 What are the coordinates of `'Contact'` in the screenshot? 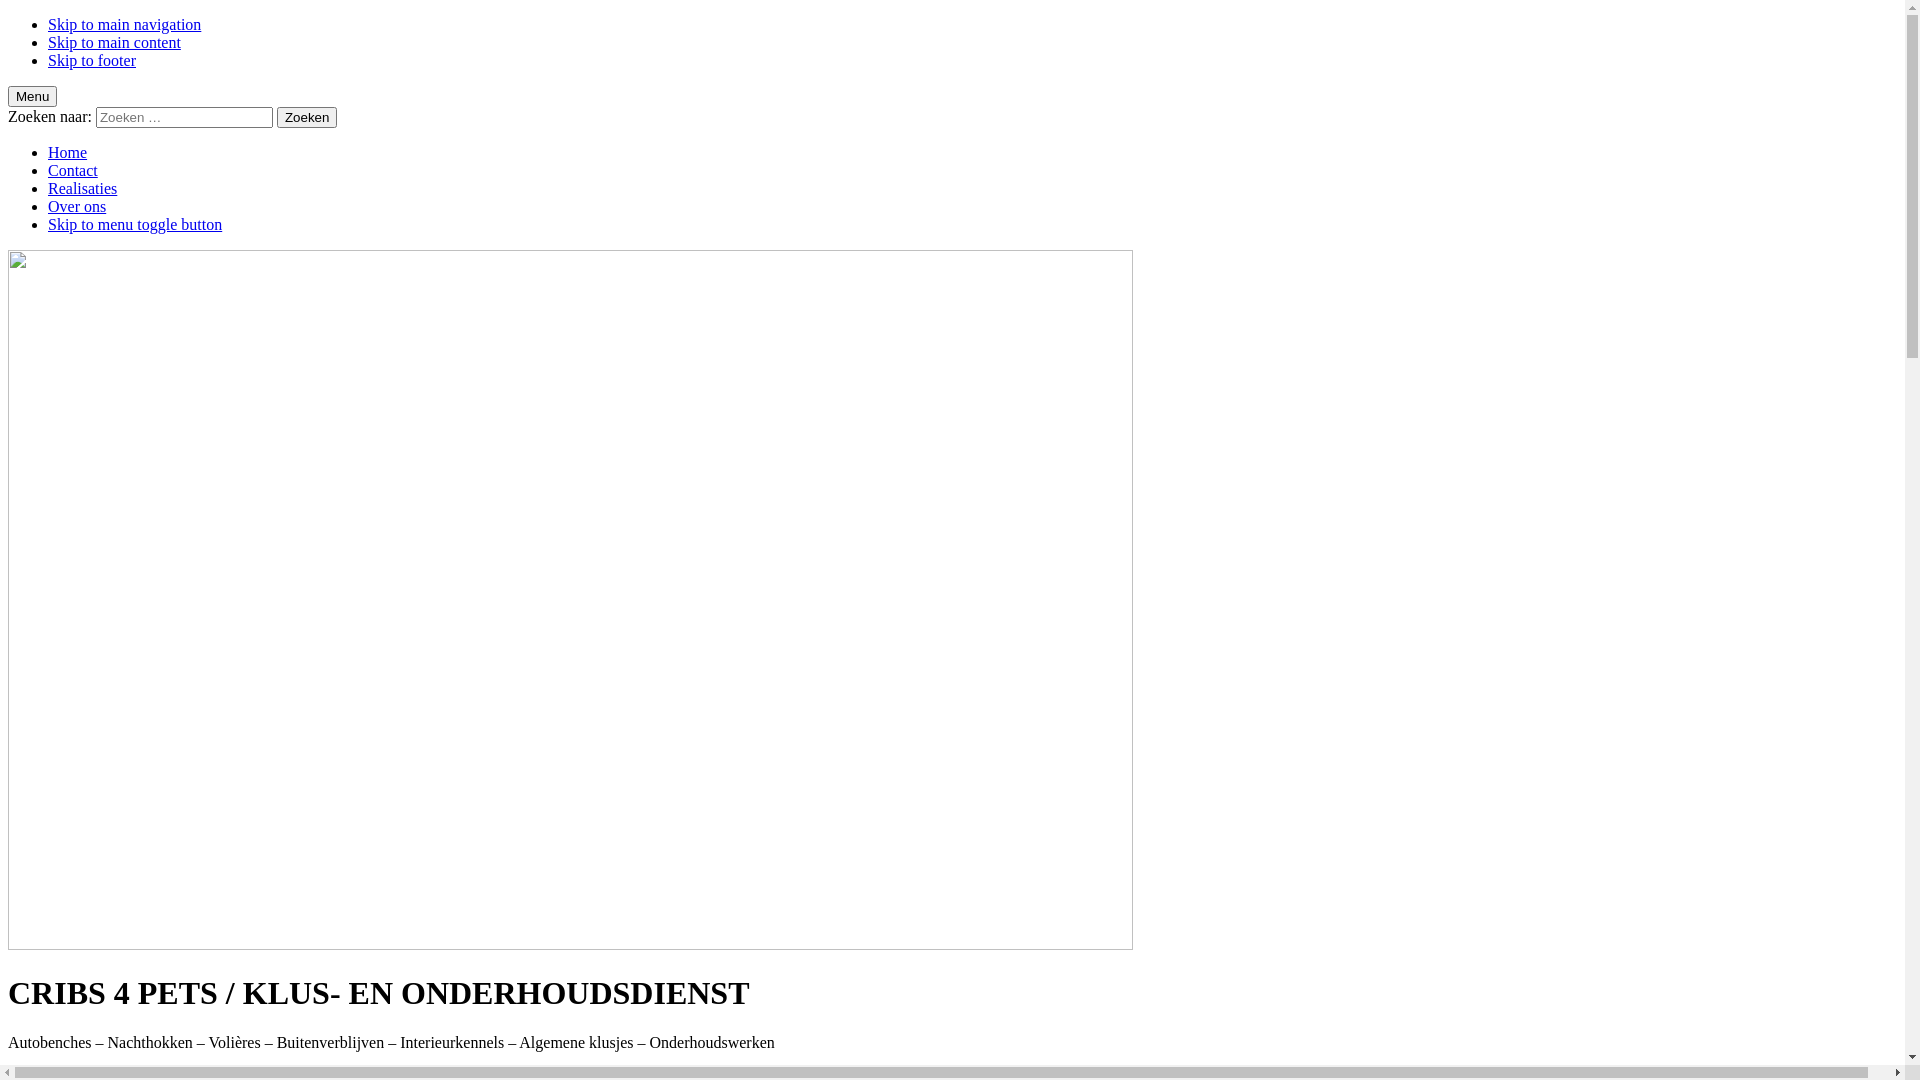 It's located at (72, 169).